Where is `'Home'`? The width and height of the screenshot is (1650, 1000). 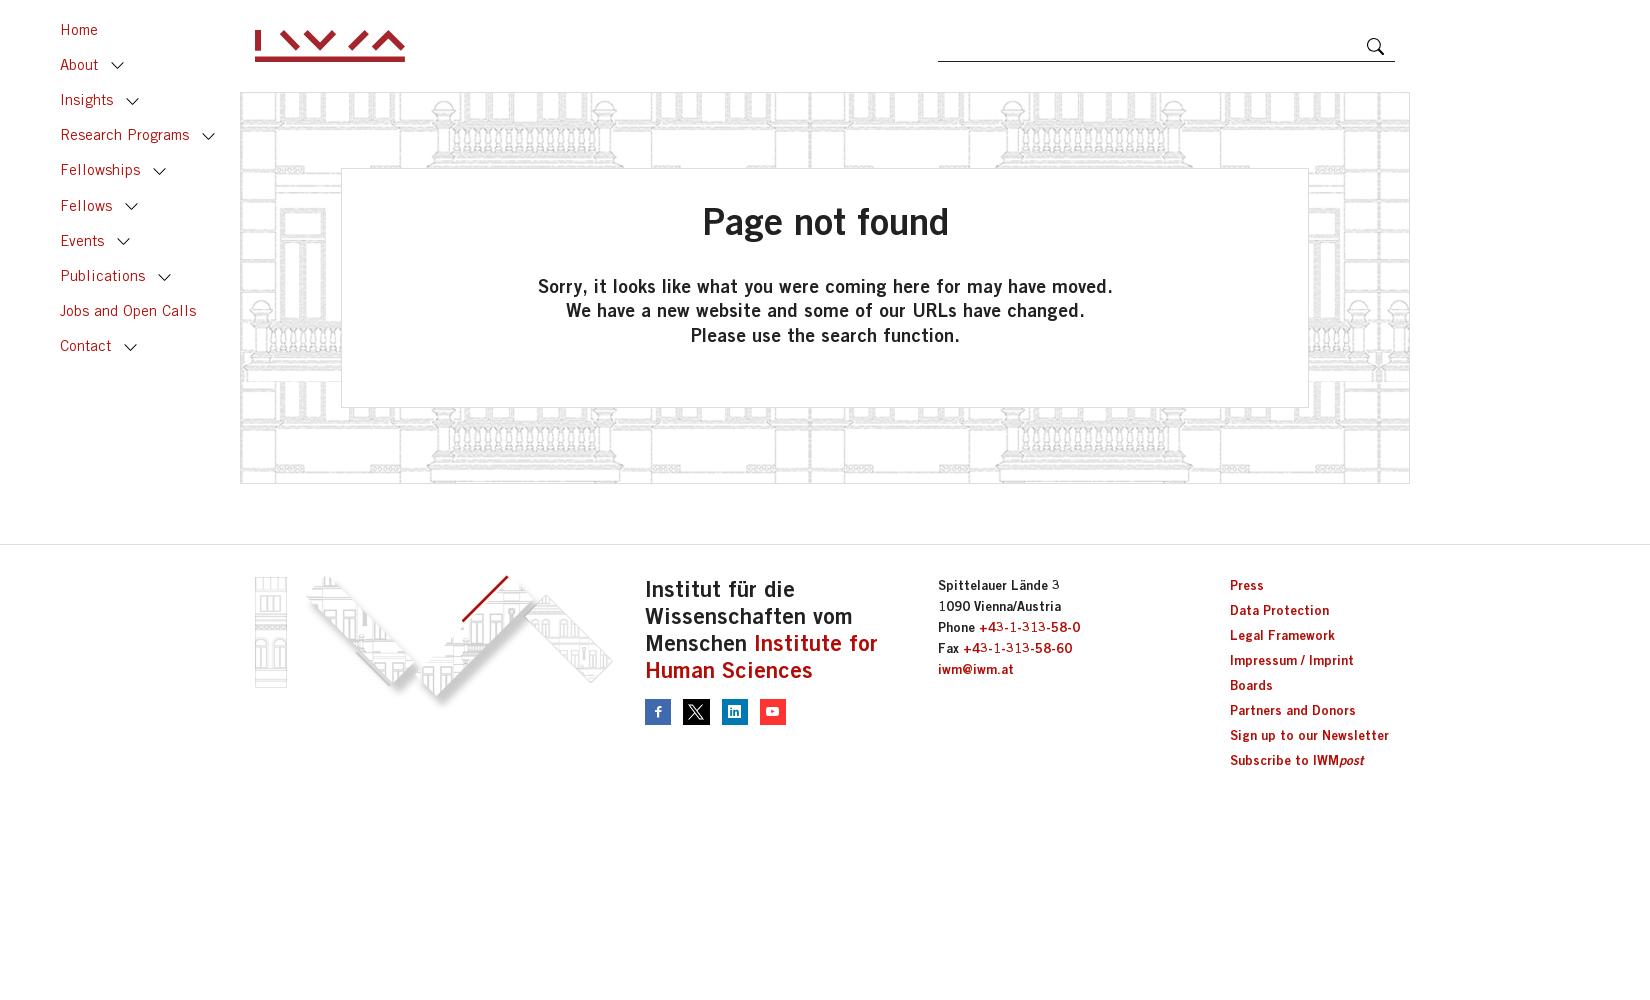 'Home' is located at coordinates (60, 28).